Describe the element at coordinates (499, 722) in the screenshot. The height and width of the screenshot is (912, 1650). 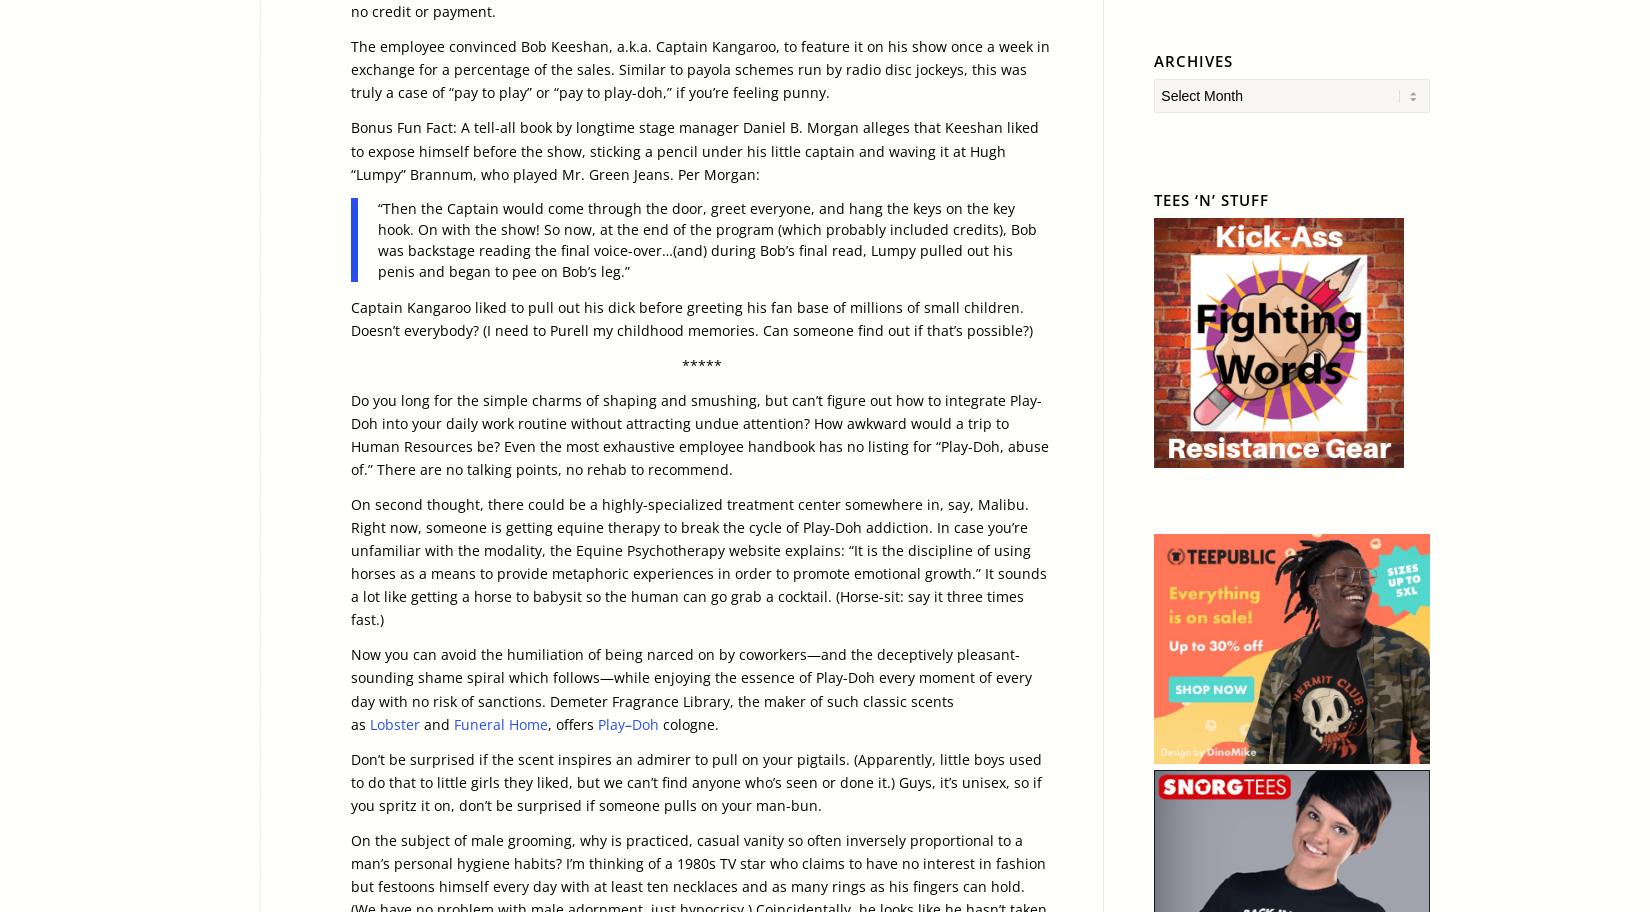
I see `'Funeral Home'` at that location.